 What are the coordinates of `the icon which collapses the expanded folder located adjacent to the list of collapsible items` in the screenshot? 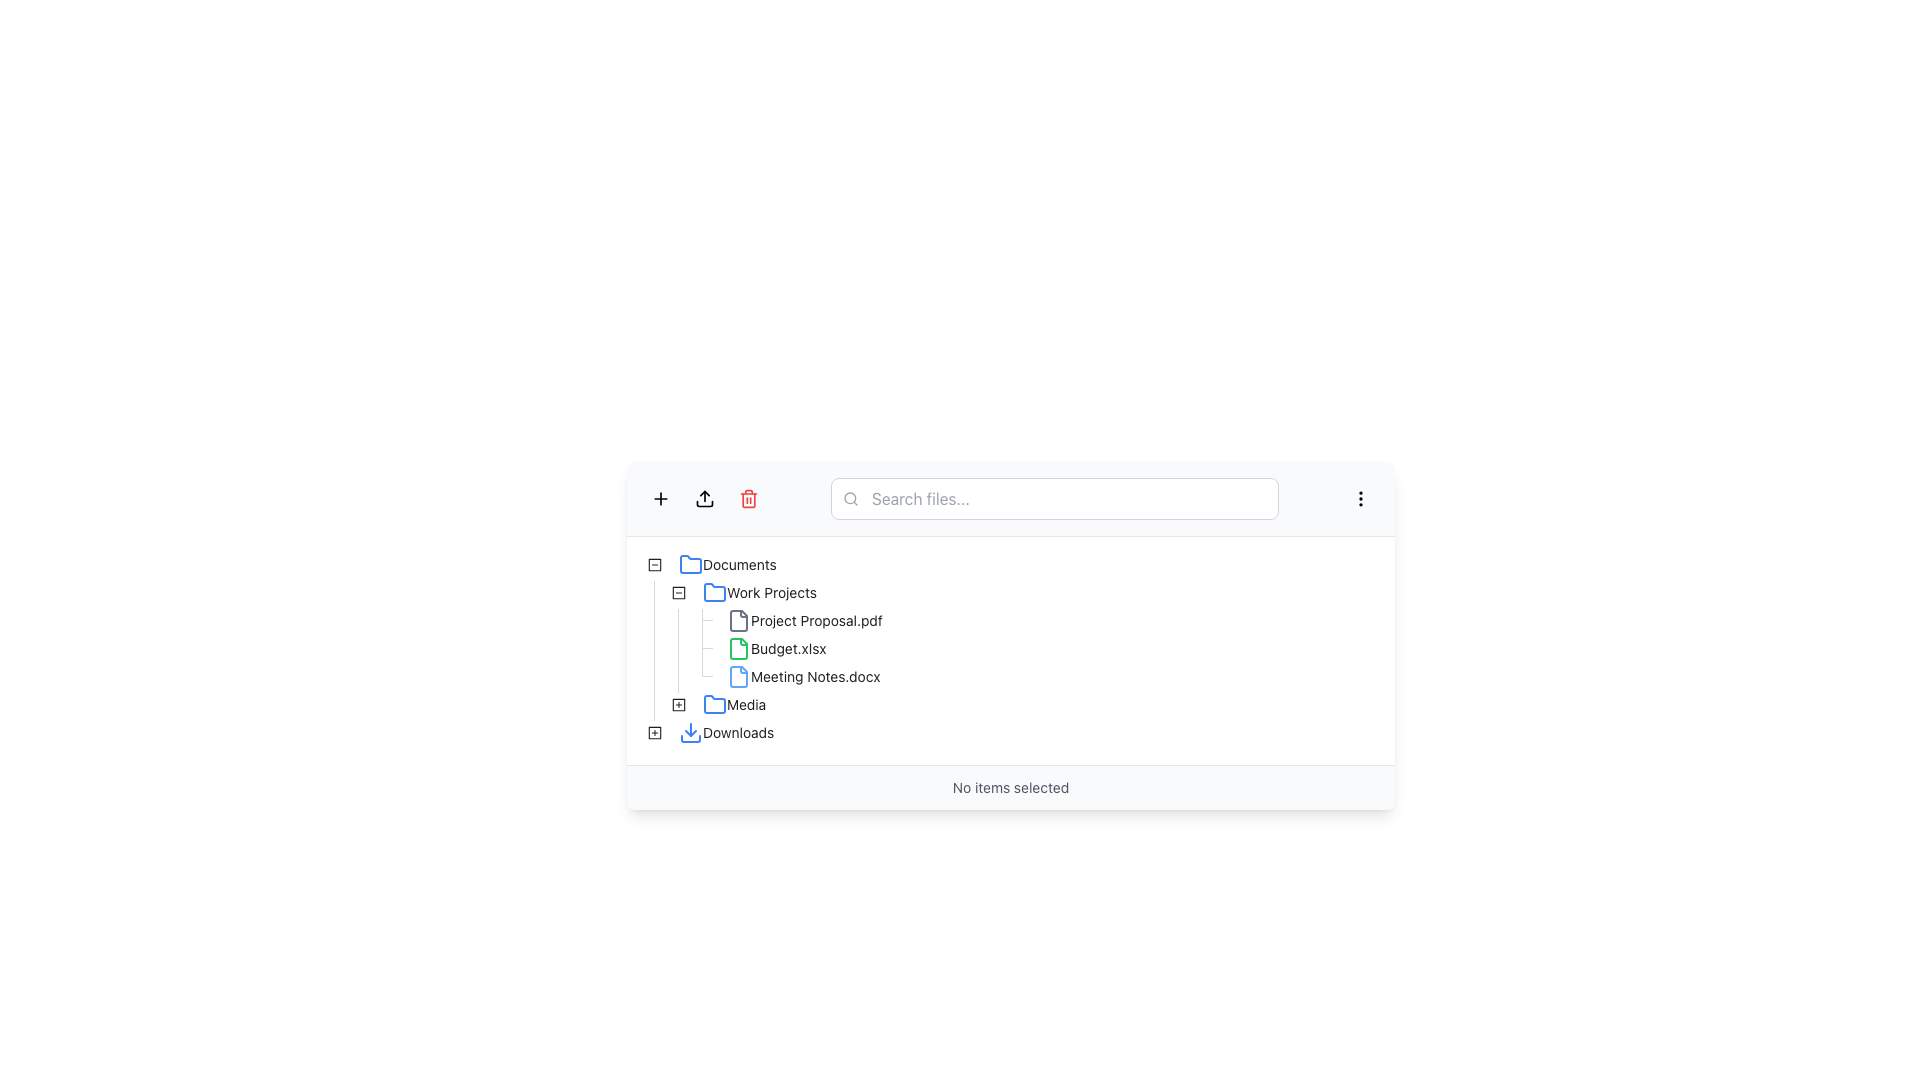 It's located at (654, 564).